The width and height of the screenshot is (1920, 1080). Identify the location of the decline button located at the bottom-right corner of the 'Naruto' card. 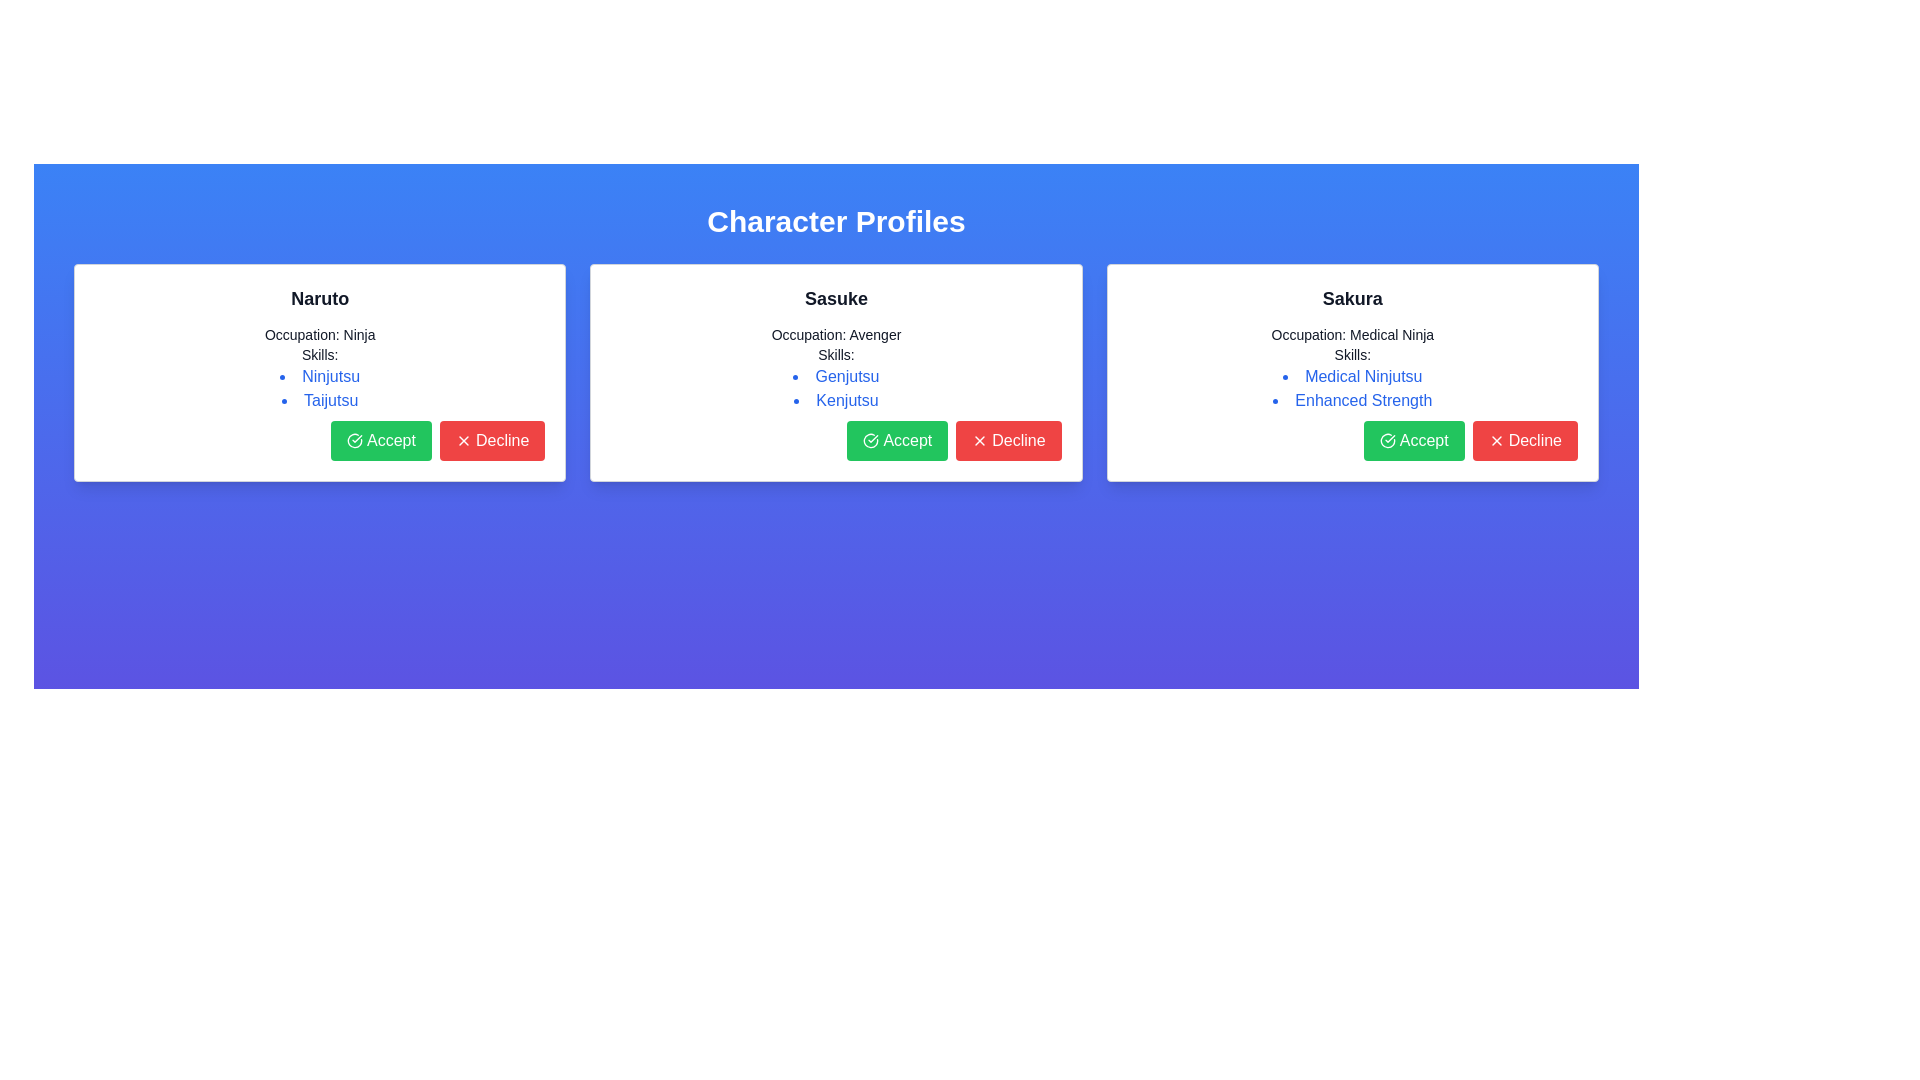
(492, 439).